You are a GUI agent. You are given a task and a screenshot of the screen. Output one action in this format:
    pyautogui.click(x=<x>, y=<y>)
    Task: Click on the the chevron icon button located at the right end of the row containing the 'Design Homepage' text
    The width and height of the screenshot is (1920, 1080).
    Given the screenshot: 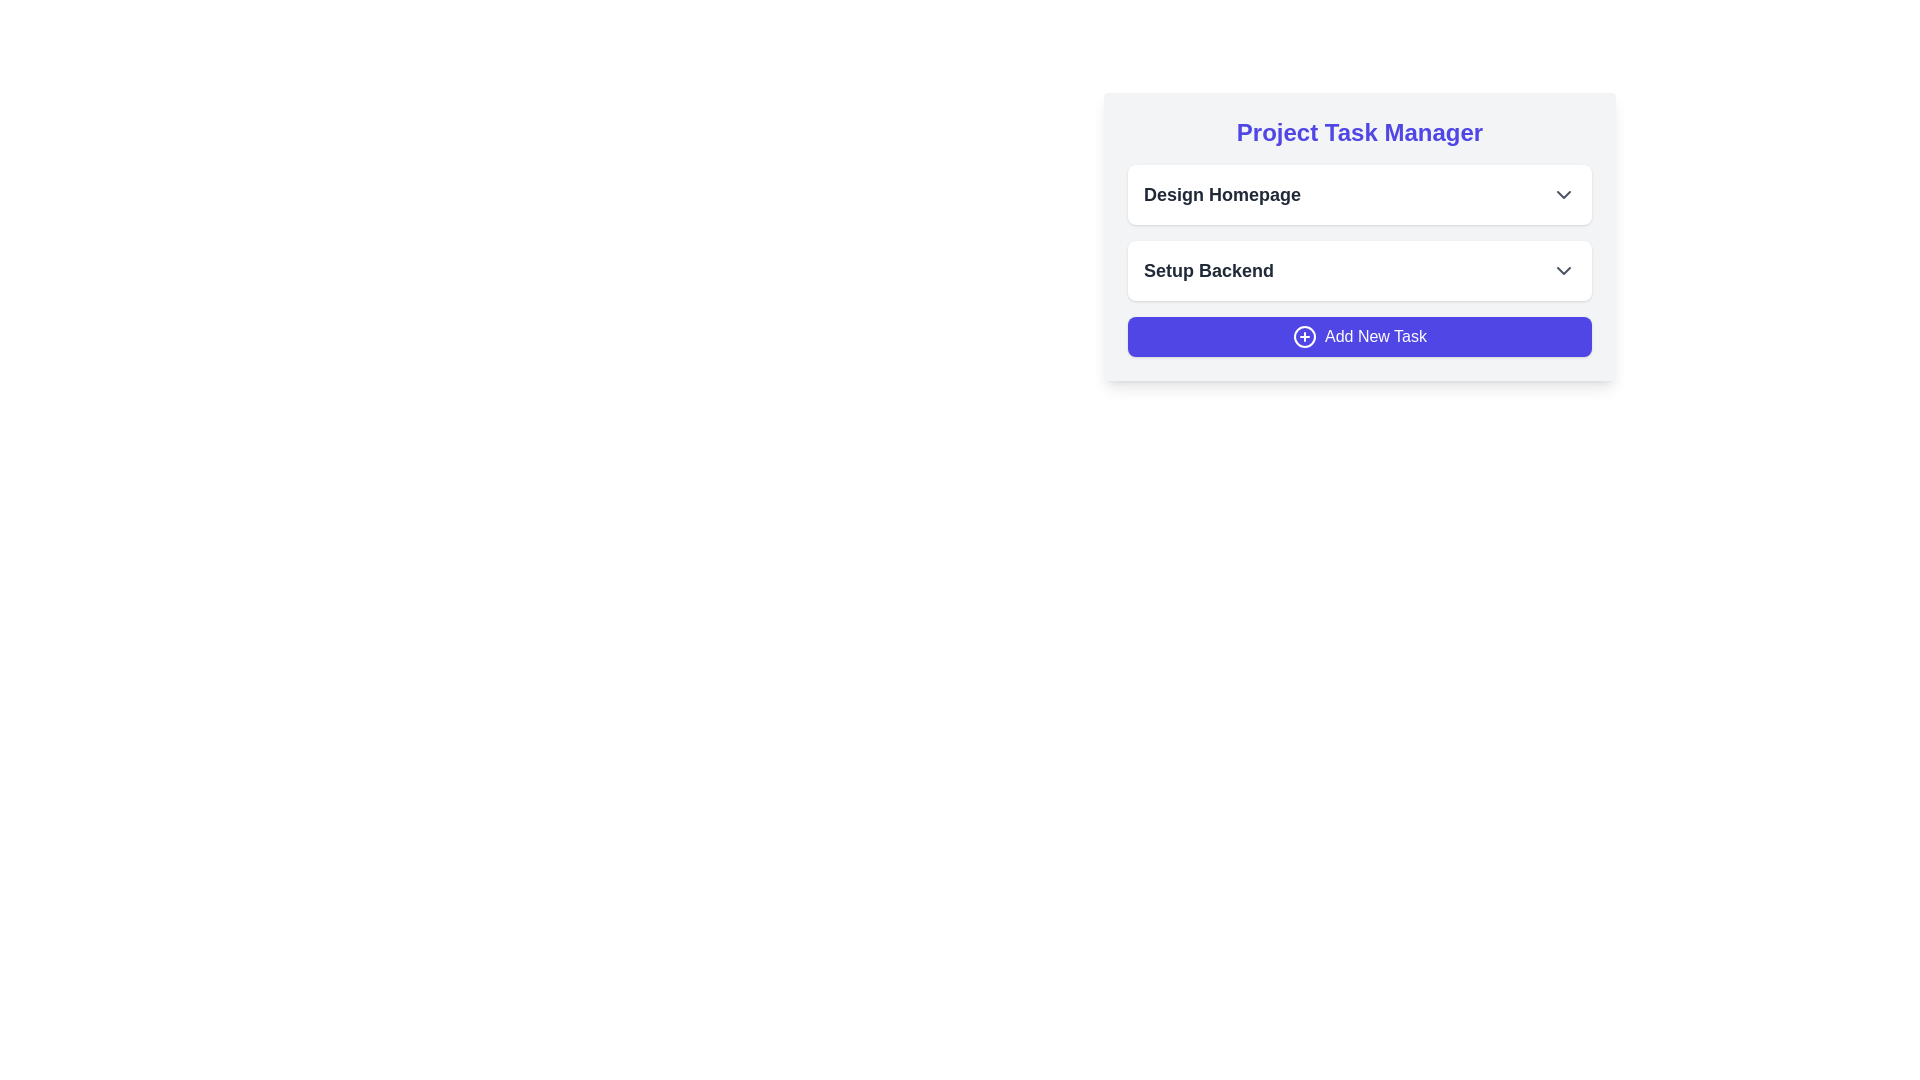 What is the action you would take?
    pyautogui.click(x=1563, y=195)
    